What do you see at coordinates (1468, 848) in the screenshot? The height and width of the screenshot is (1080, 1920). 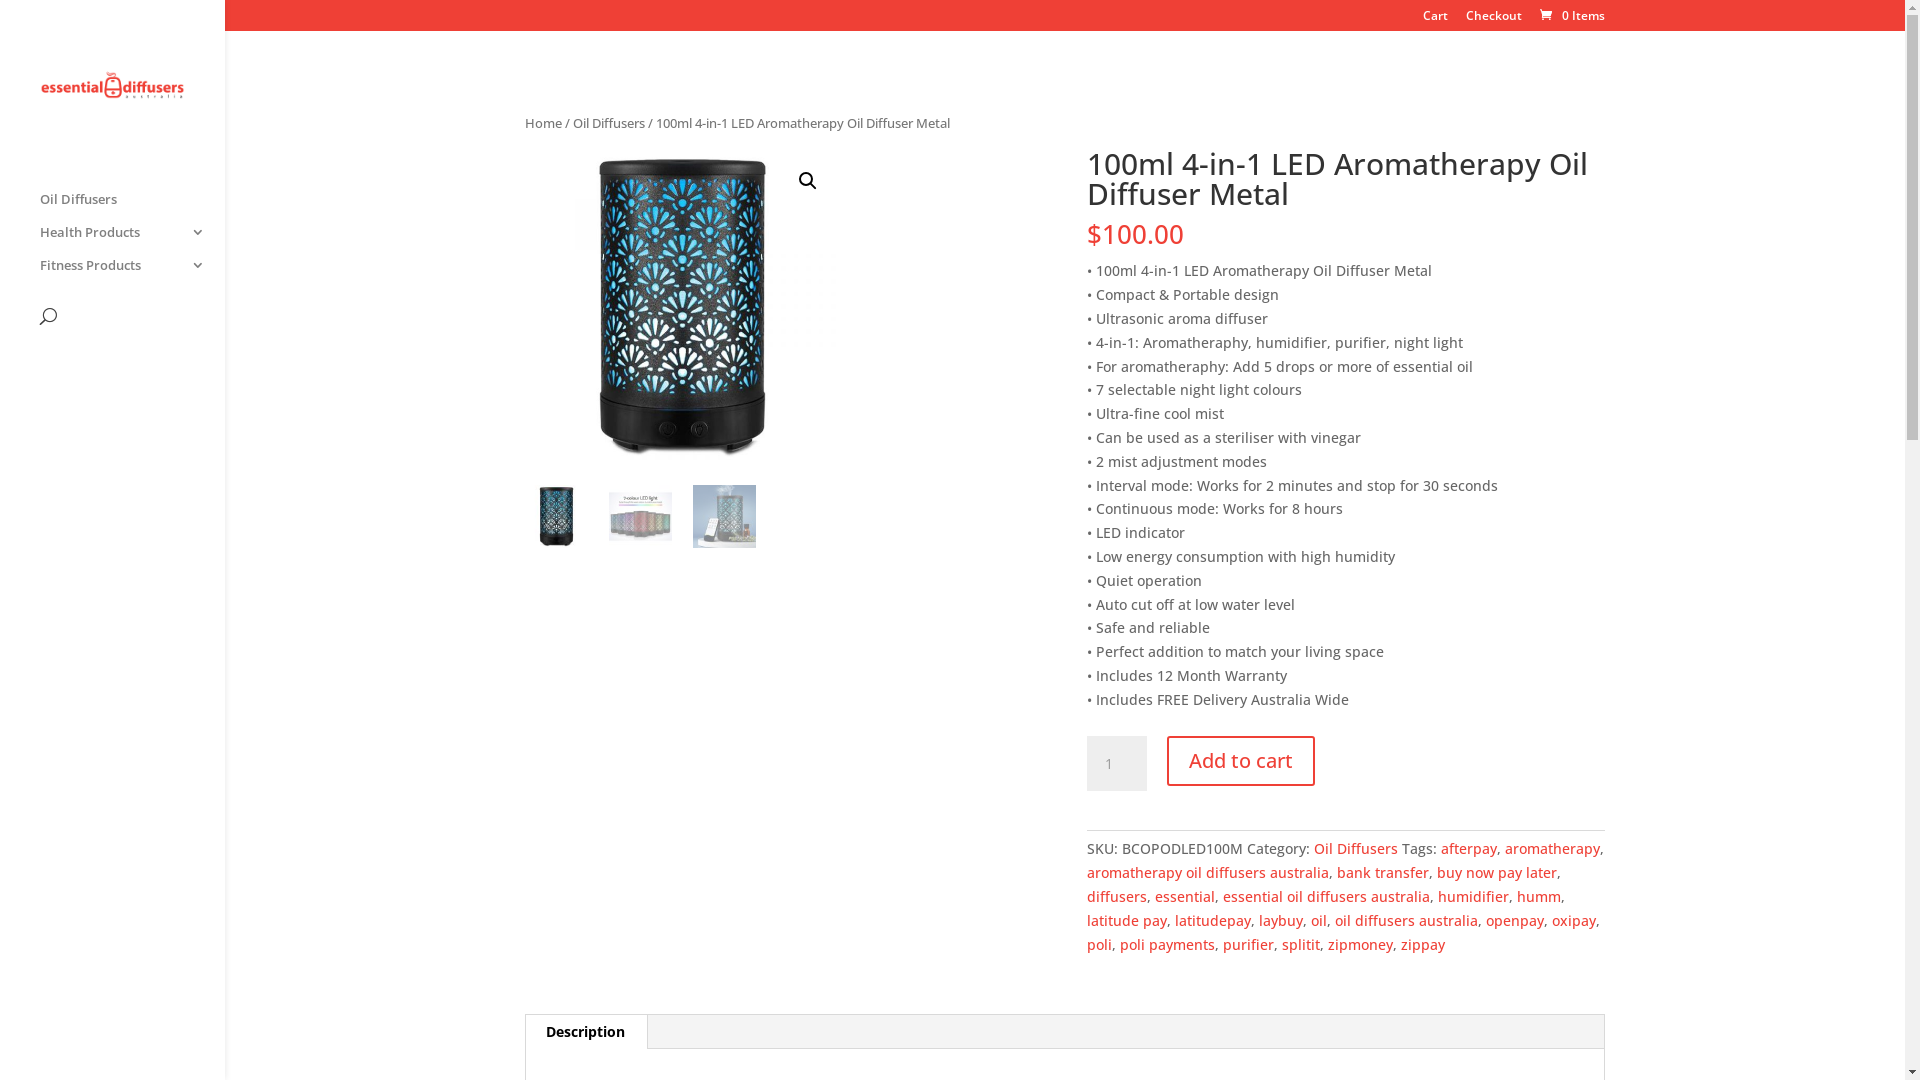 I see `'afterpay'` at bounding box center [1468, 848].